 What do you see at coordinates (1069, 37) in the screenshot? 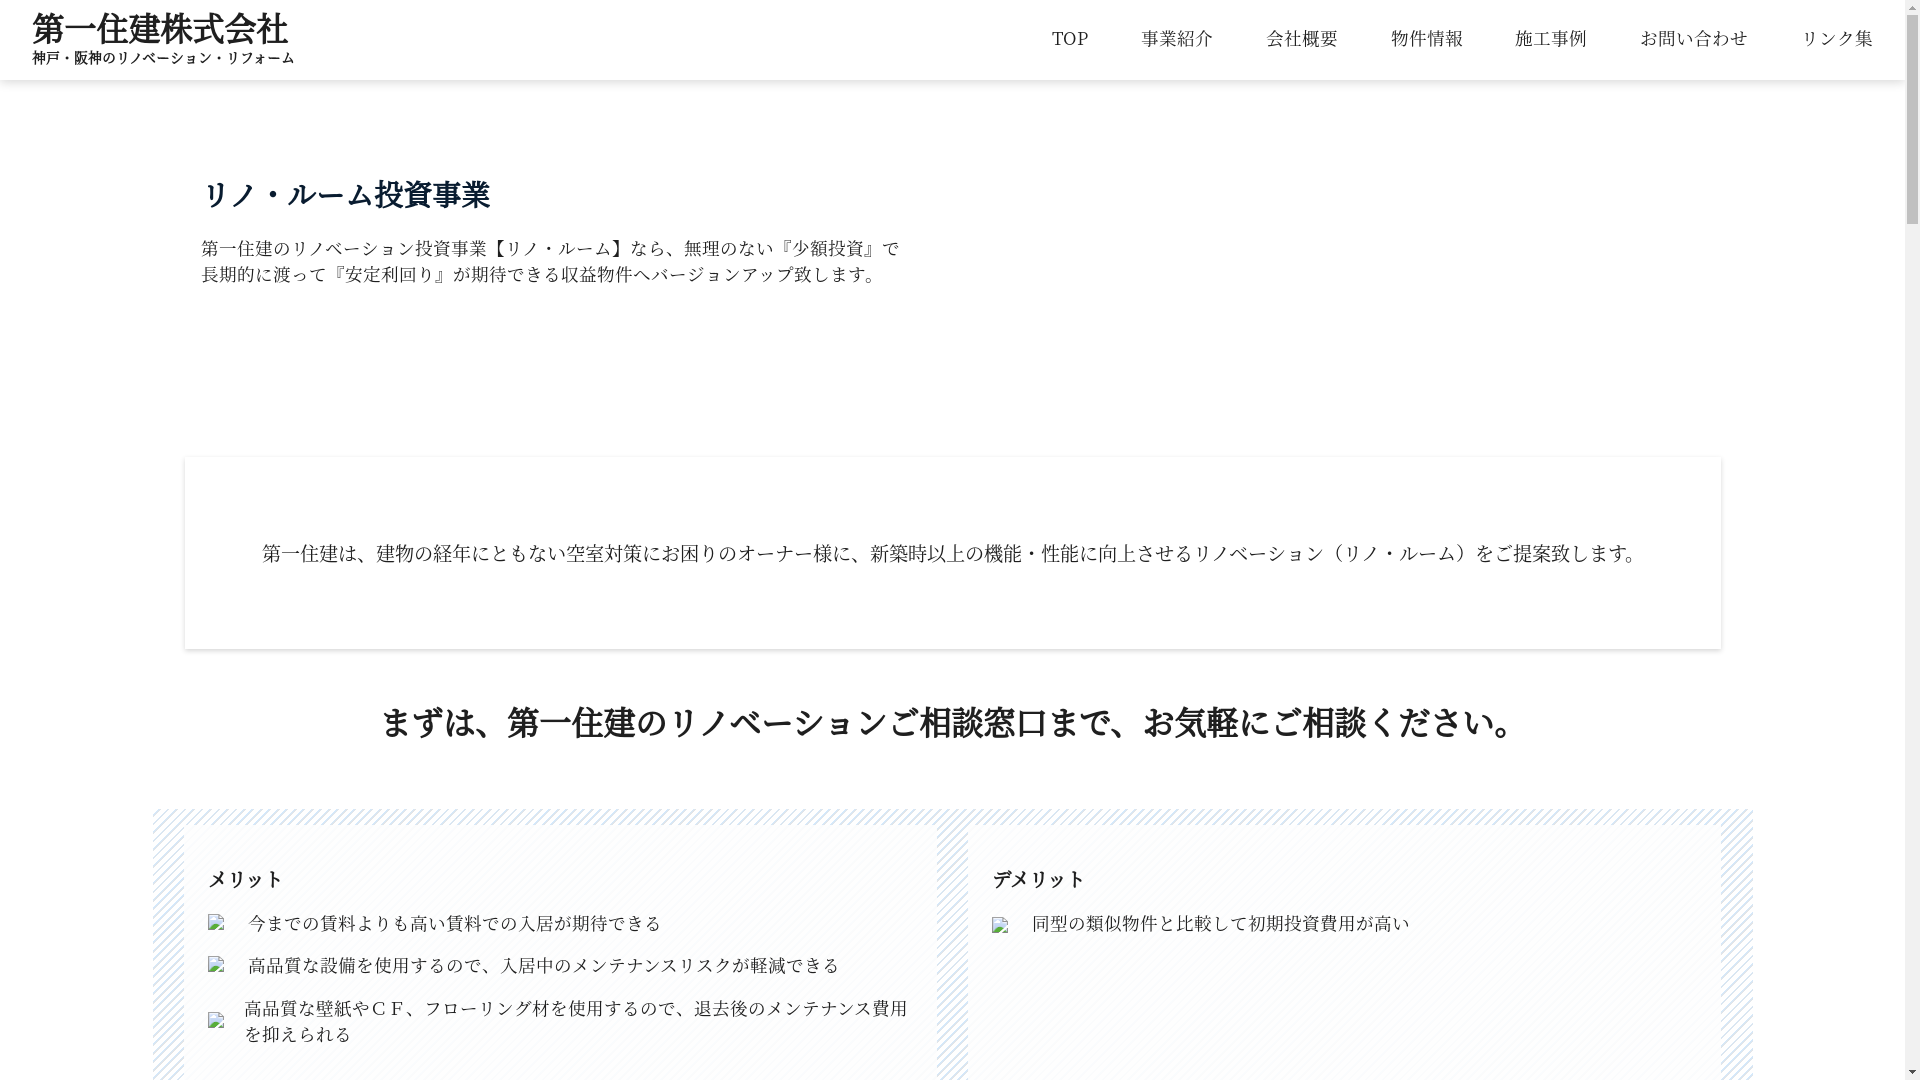
I see `'TOP'` at bounding box center [1069, 37].